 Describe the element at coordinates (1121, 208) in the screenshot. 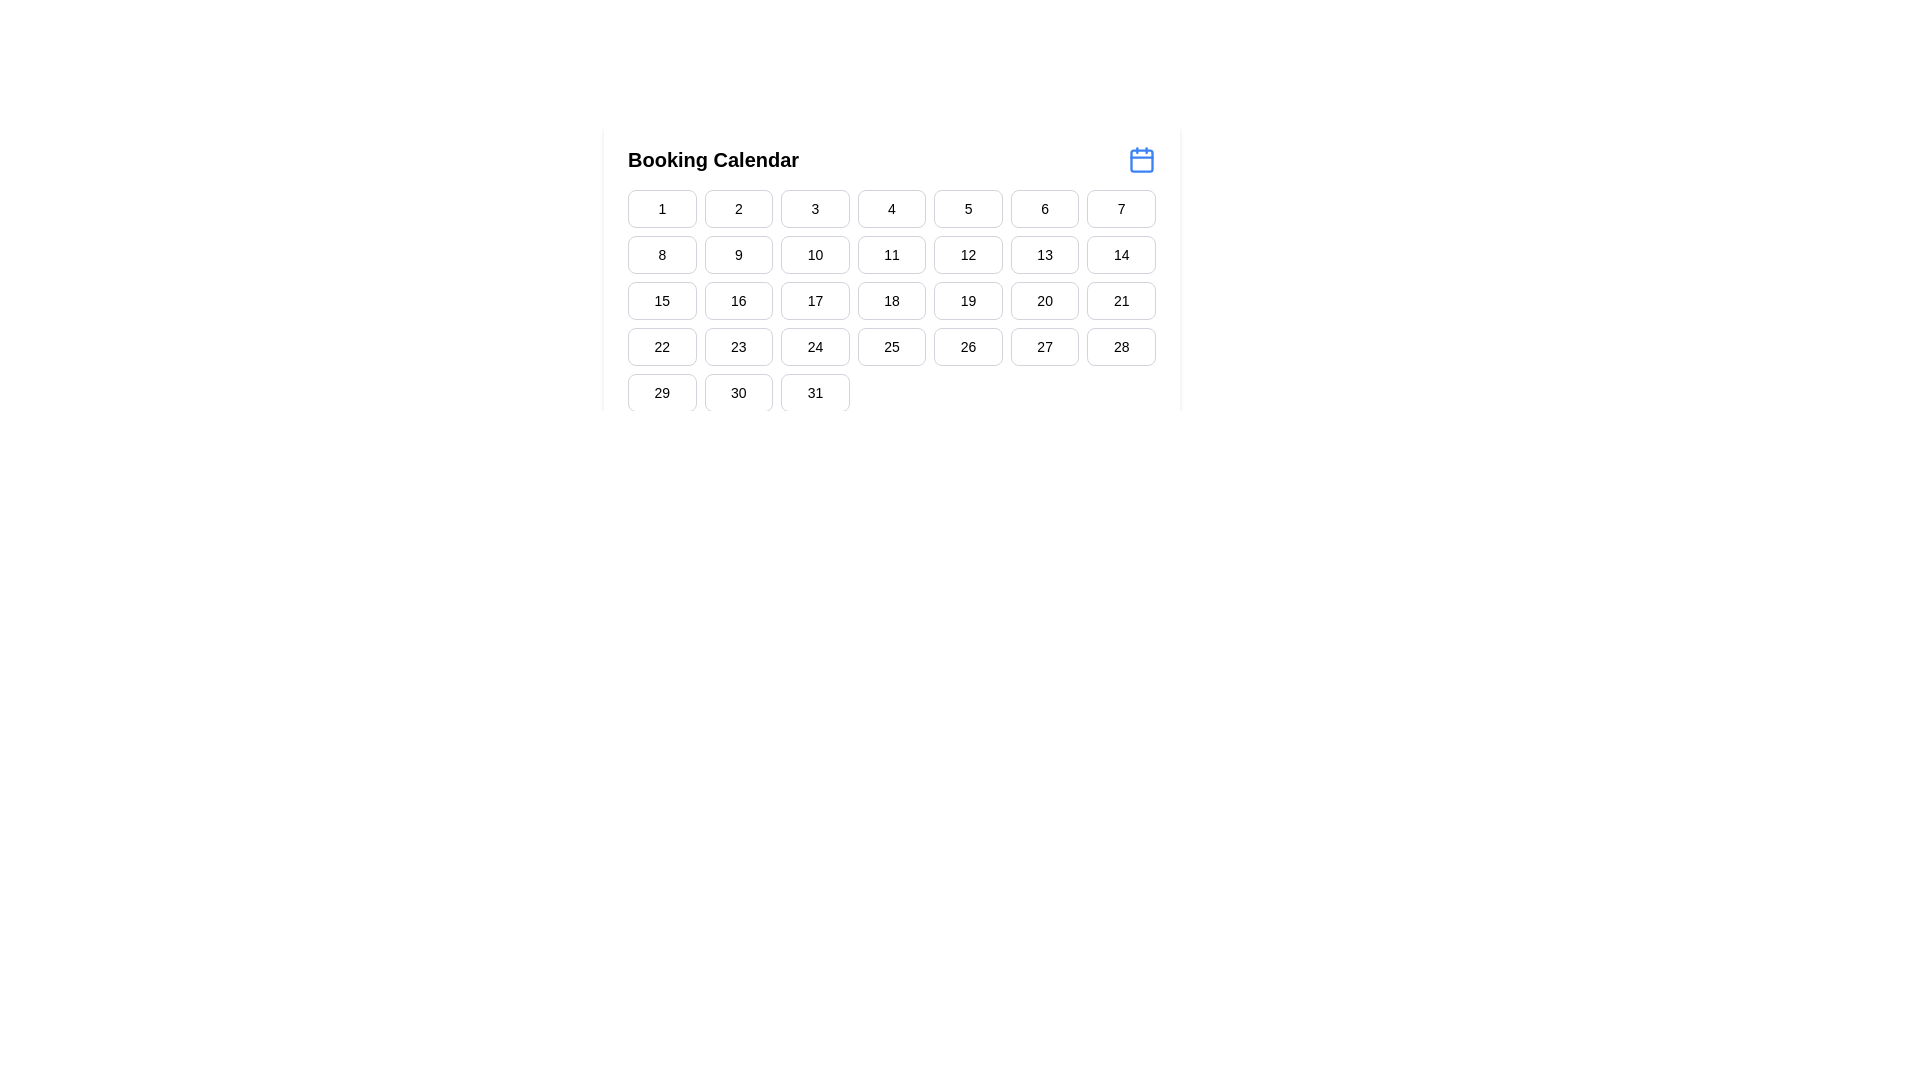

I see `the rectangular button labeled '7' to observe the hover effects changing its background color to light blue` at that location.